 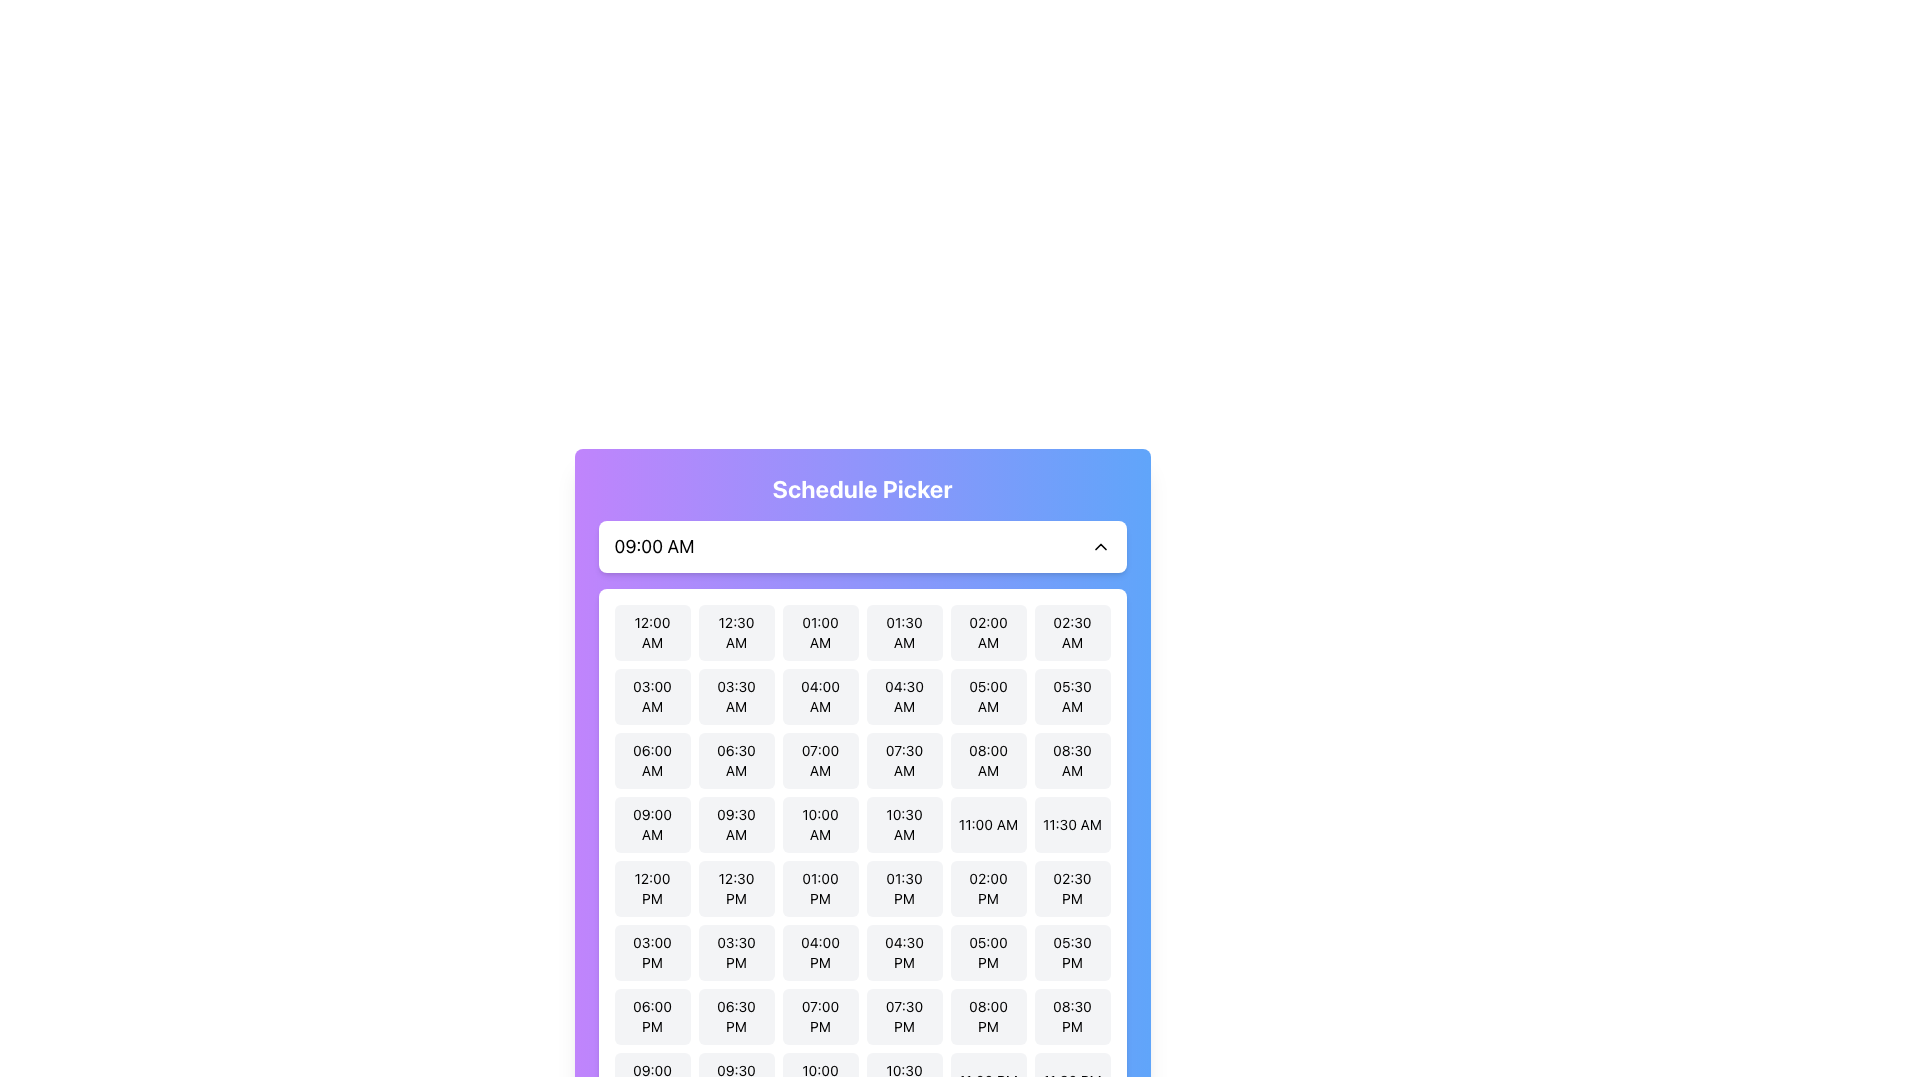 I want to click on the selectable time slot button for '08:00 AM', so click(x=988, y=760).